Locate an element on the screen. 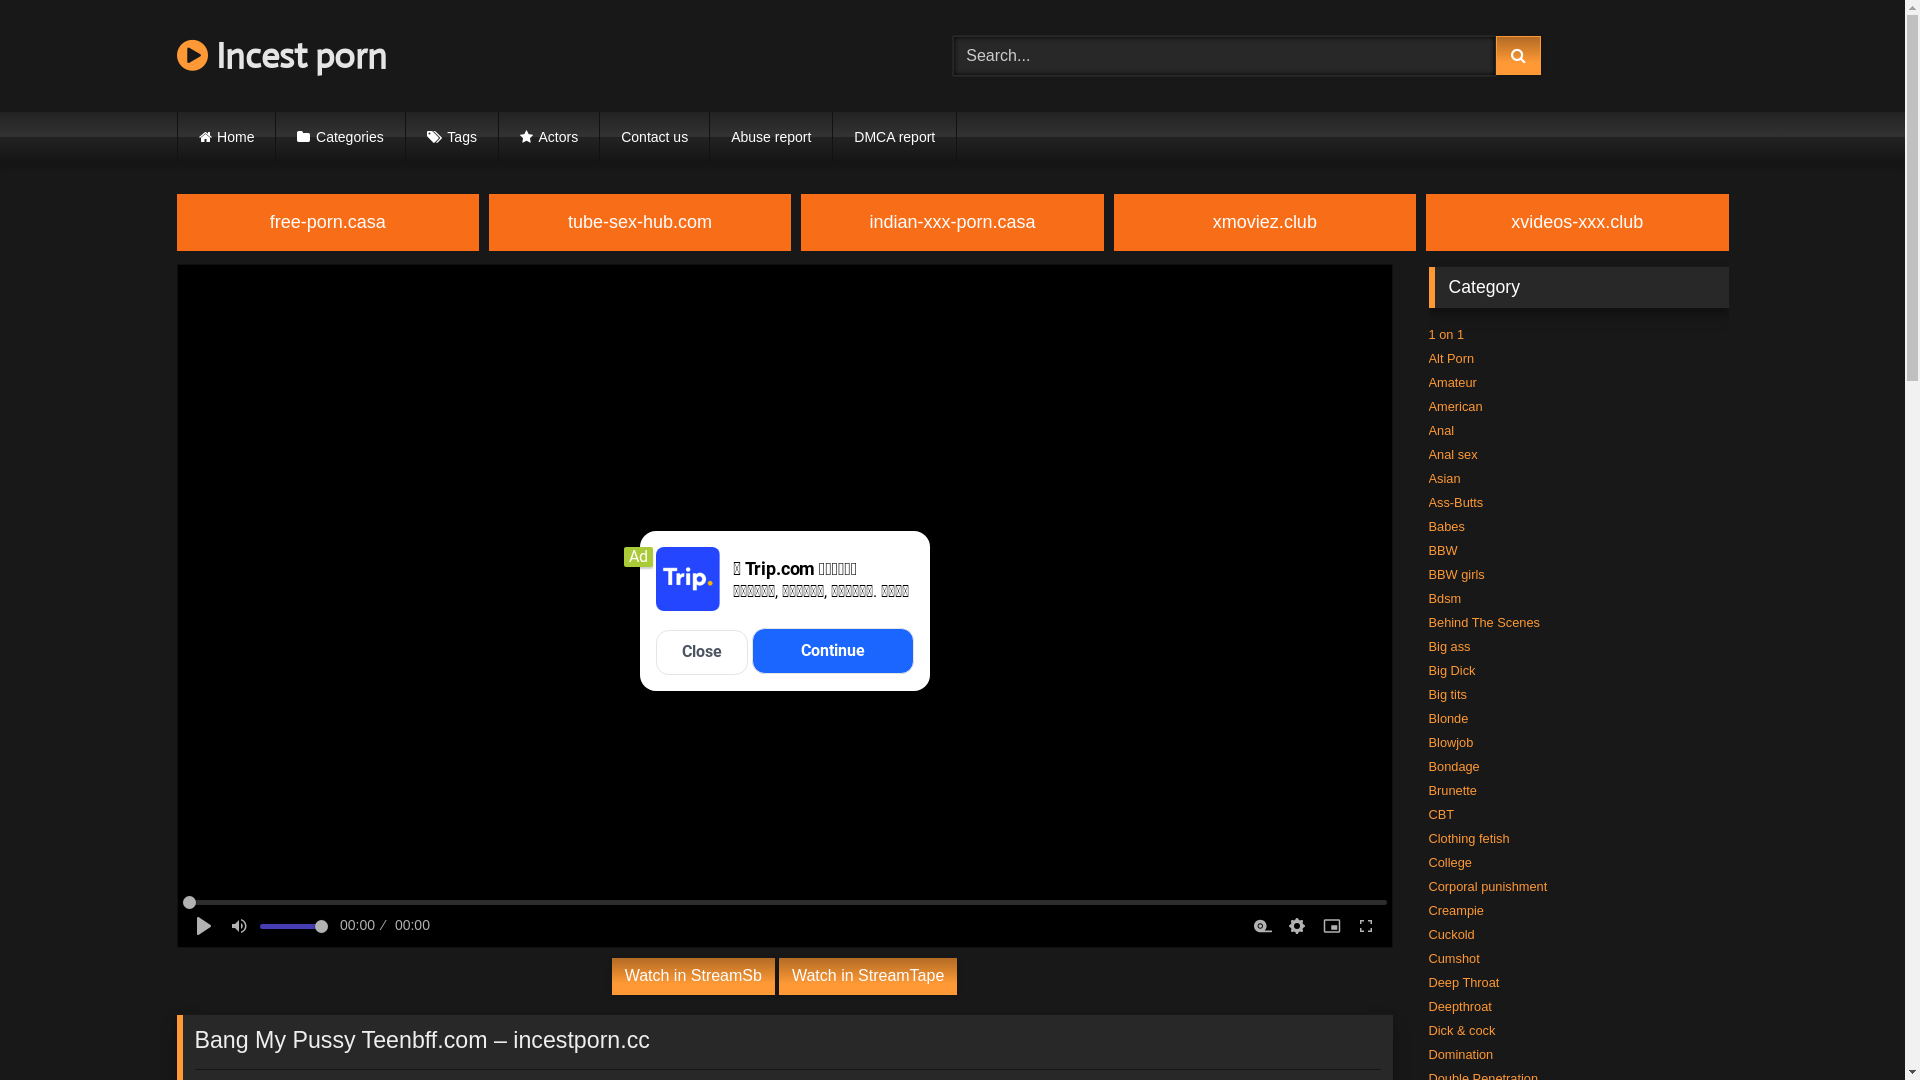  'Creampie' is located at coordinates (1455, 910).